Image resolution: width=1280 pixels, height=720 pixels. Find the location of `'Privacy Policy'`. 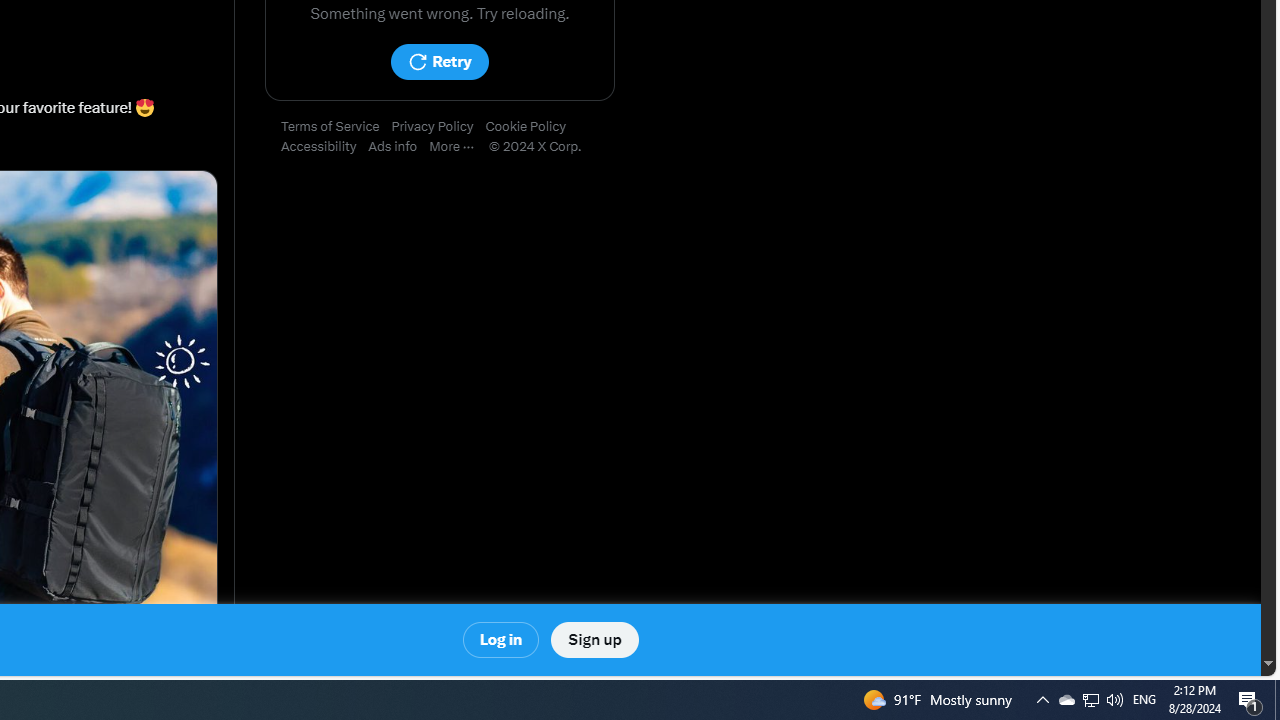

'Privacy Policy' is located at coordinates (437, 127).